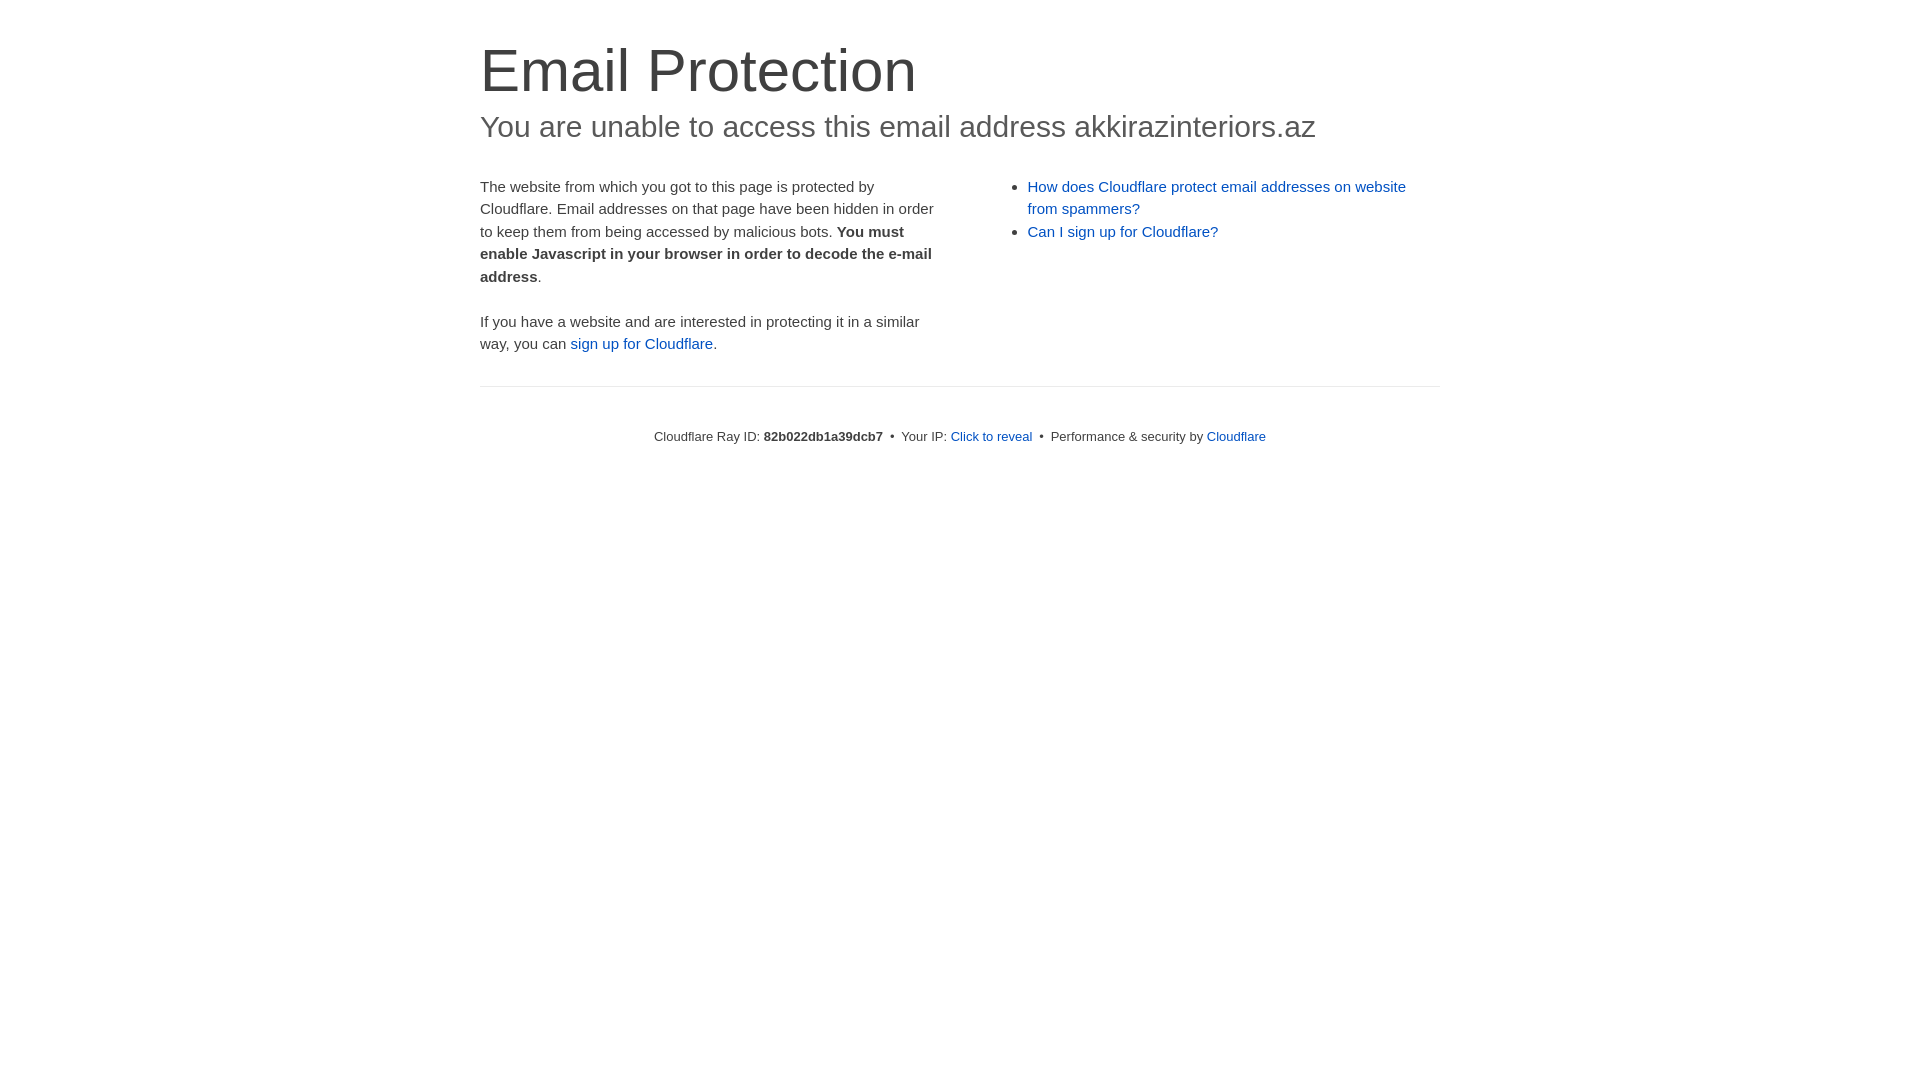 The width and height of the screenshot is (1920, 1080). What do you see at coordinates (1235, 435) in the screenshot?
I see `'Cloudflare'` at bounding box center [1235, 435].